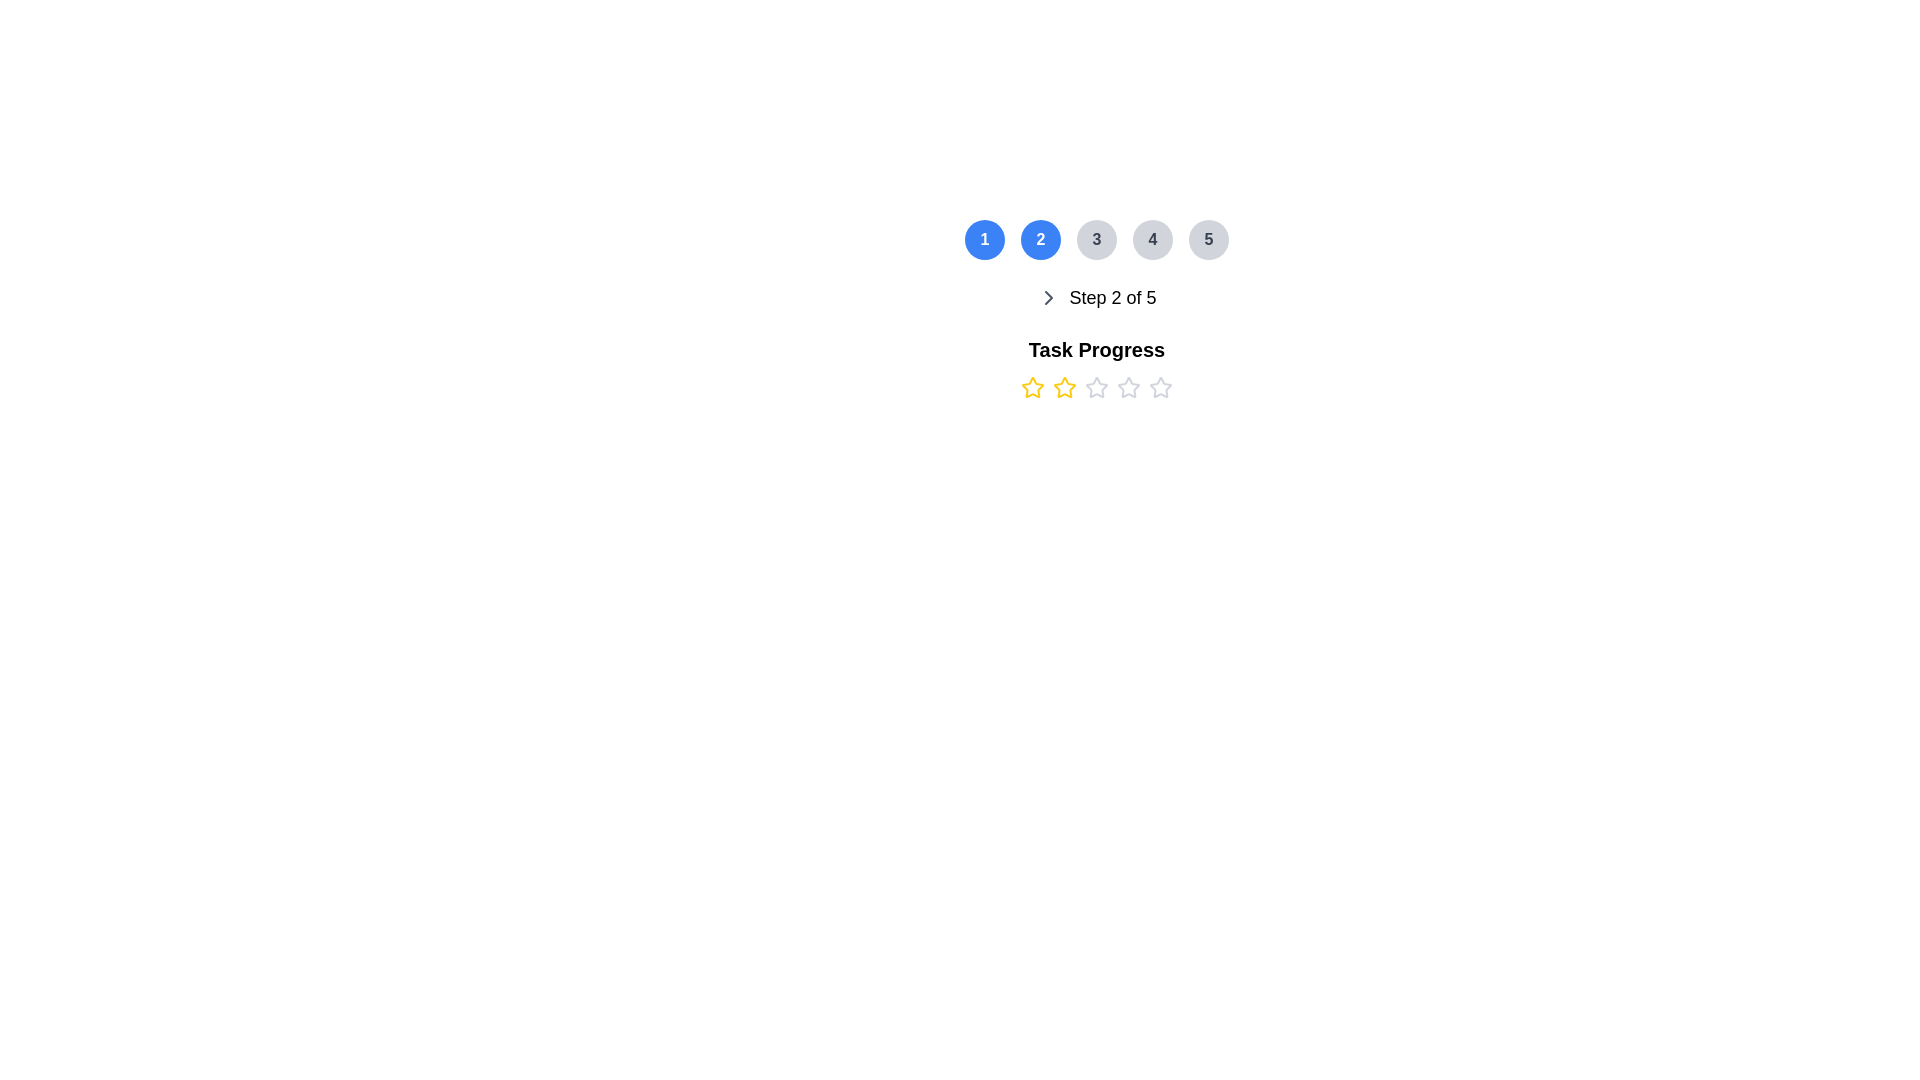 This screenshot has height=1080, width=1920. What do you see at coordinates (1048, 297) in the screenshot?
I see `the icon that indicates forward movement, located immediately` at bounding box center [1048, 297].